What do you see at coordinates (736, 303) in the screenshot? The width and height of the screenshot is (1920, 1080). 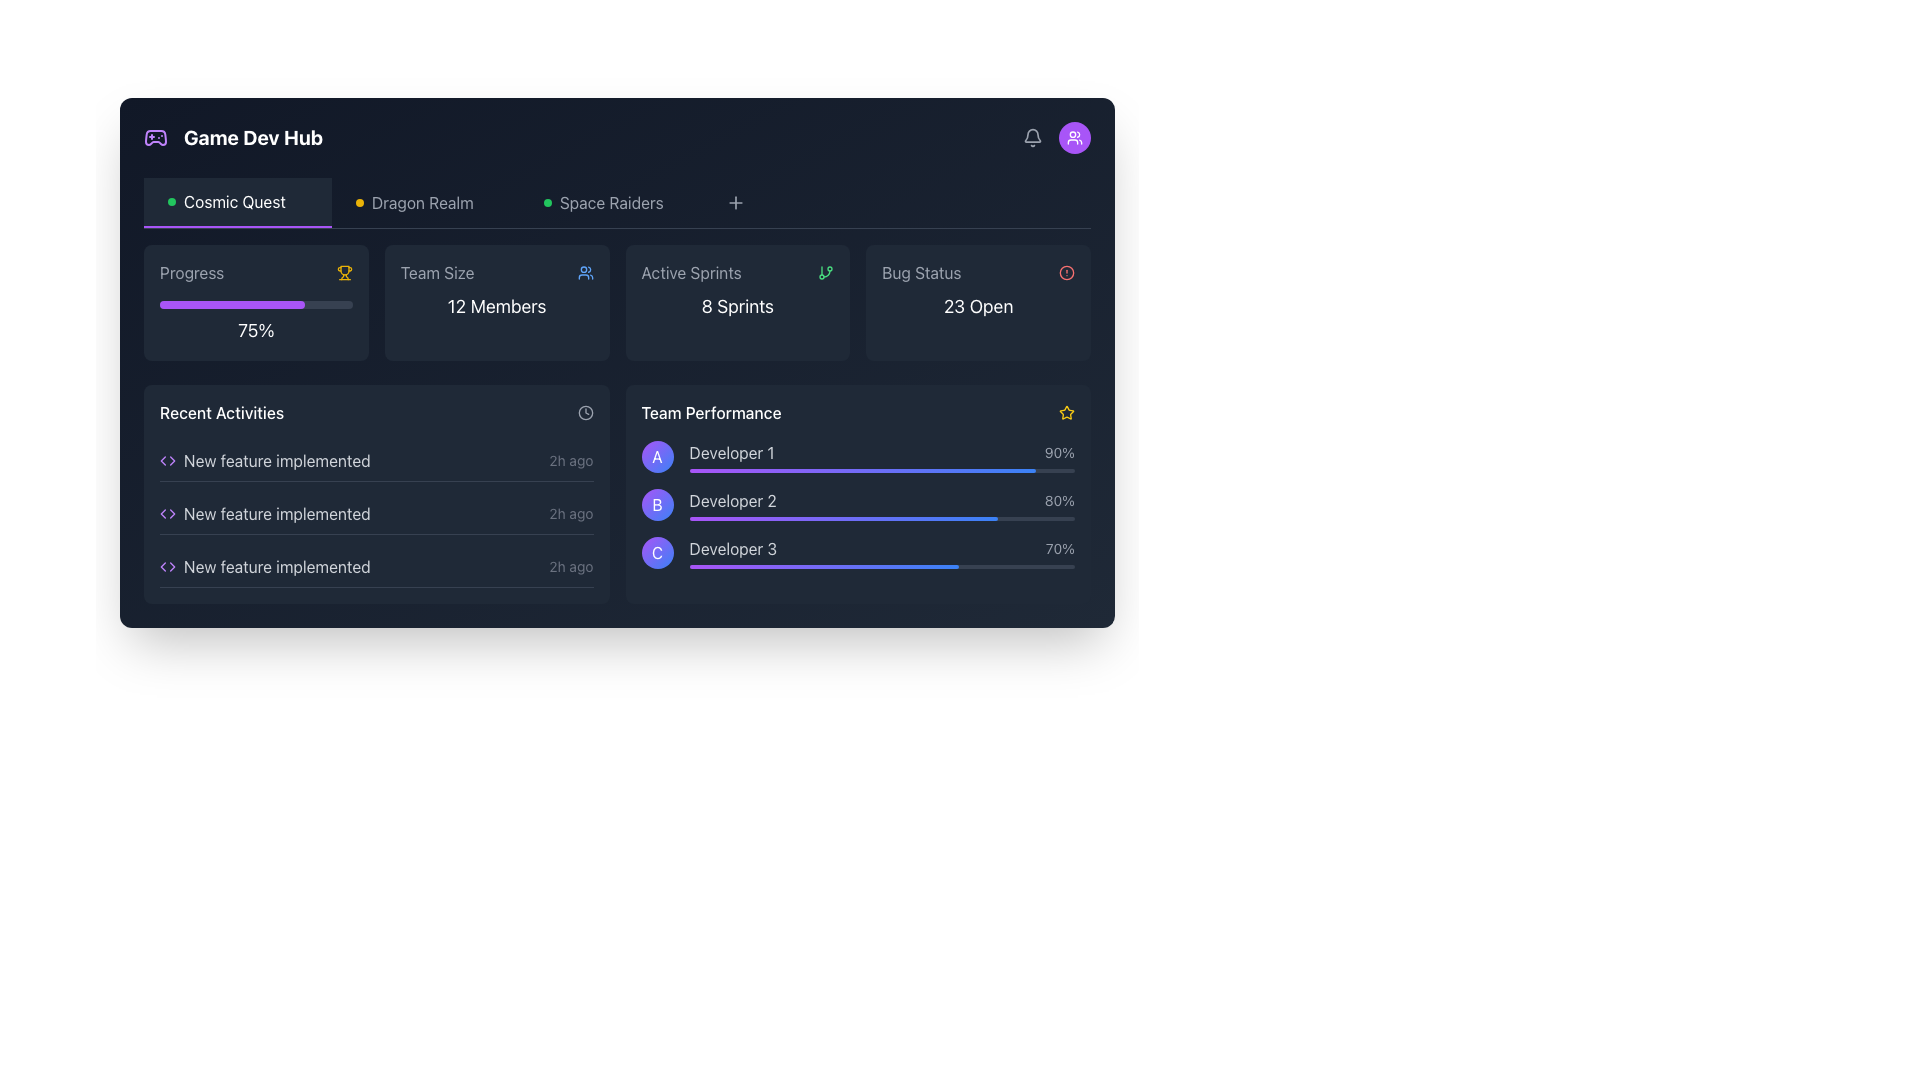 I see `displayed text from the Informational card that shows the current number of active sprints in the project management interface, located in the top row of the grid layout, between the 'Team Size' and 'Bug Status' cards` at bounding box center [736, 303].